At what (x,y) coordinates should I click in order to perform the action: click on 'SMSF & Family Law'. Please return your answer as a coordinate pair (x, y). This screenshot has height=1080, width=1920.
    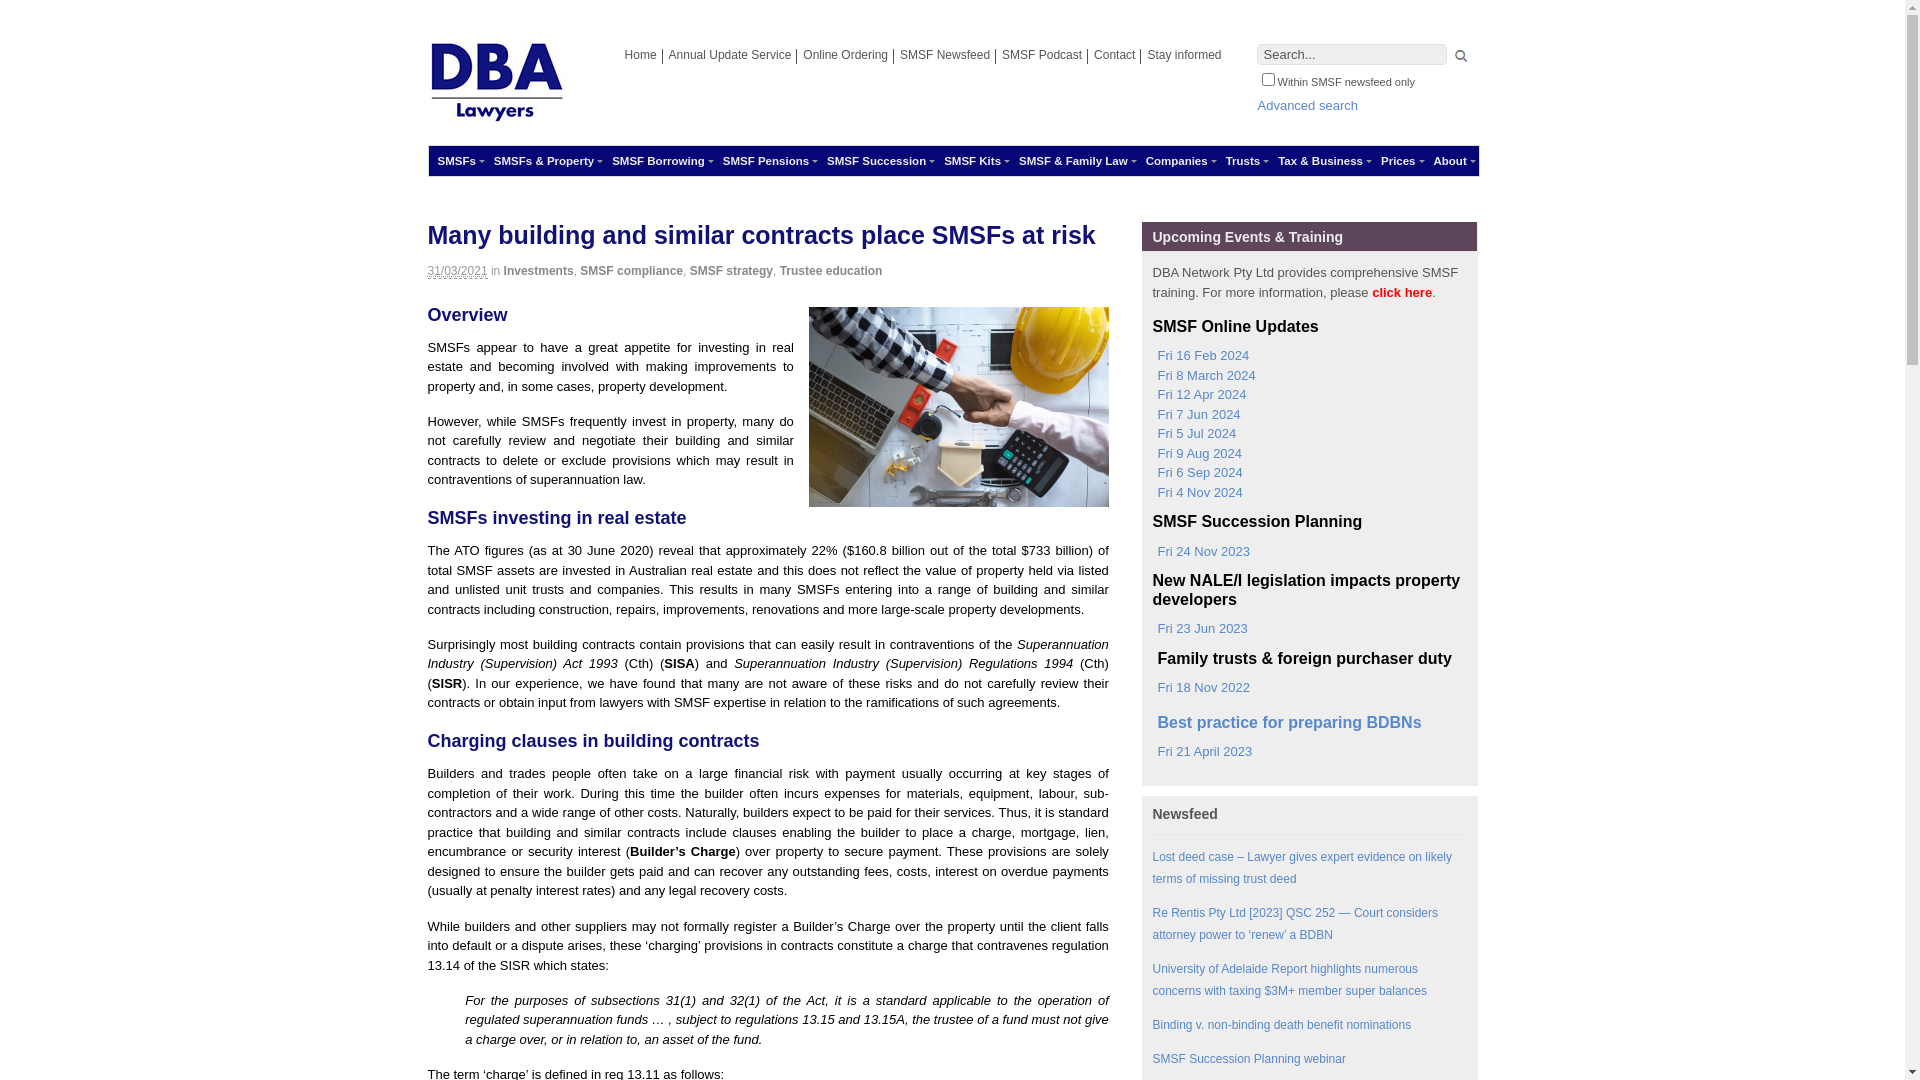
    Looking at the image, I should click on (1009, 160).